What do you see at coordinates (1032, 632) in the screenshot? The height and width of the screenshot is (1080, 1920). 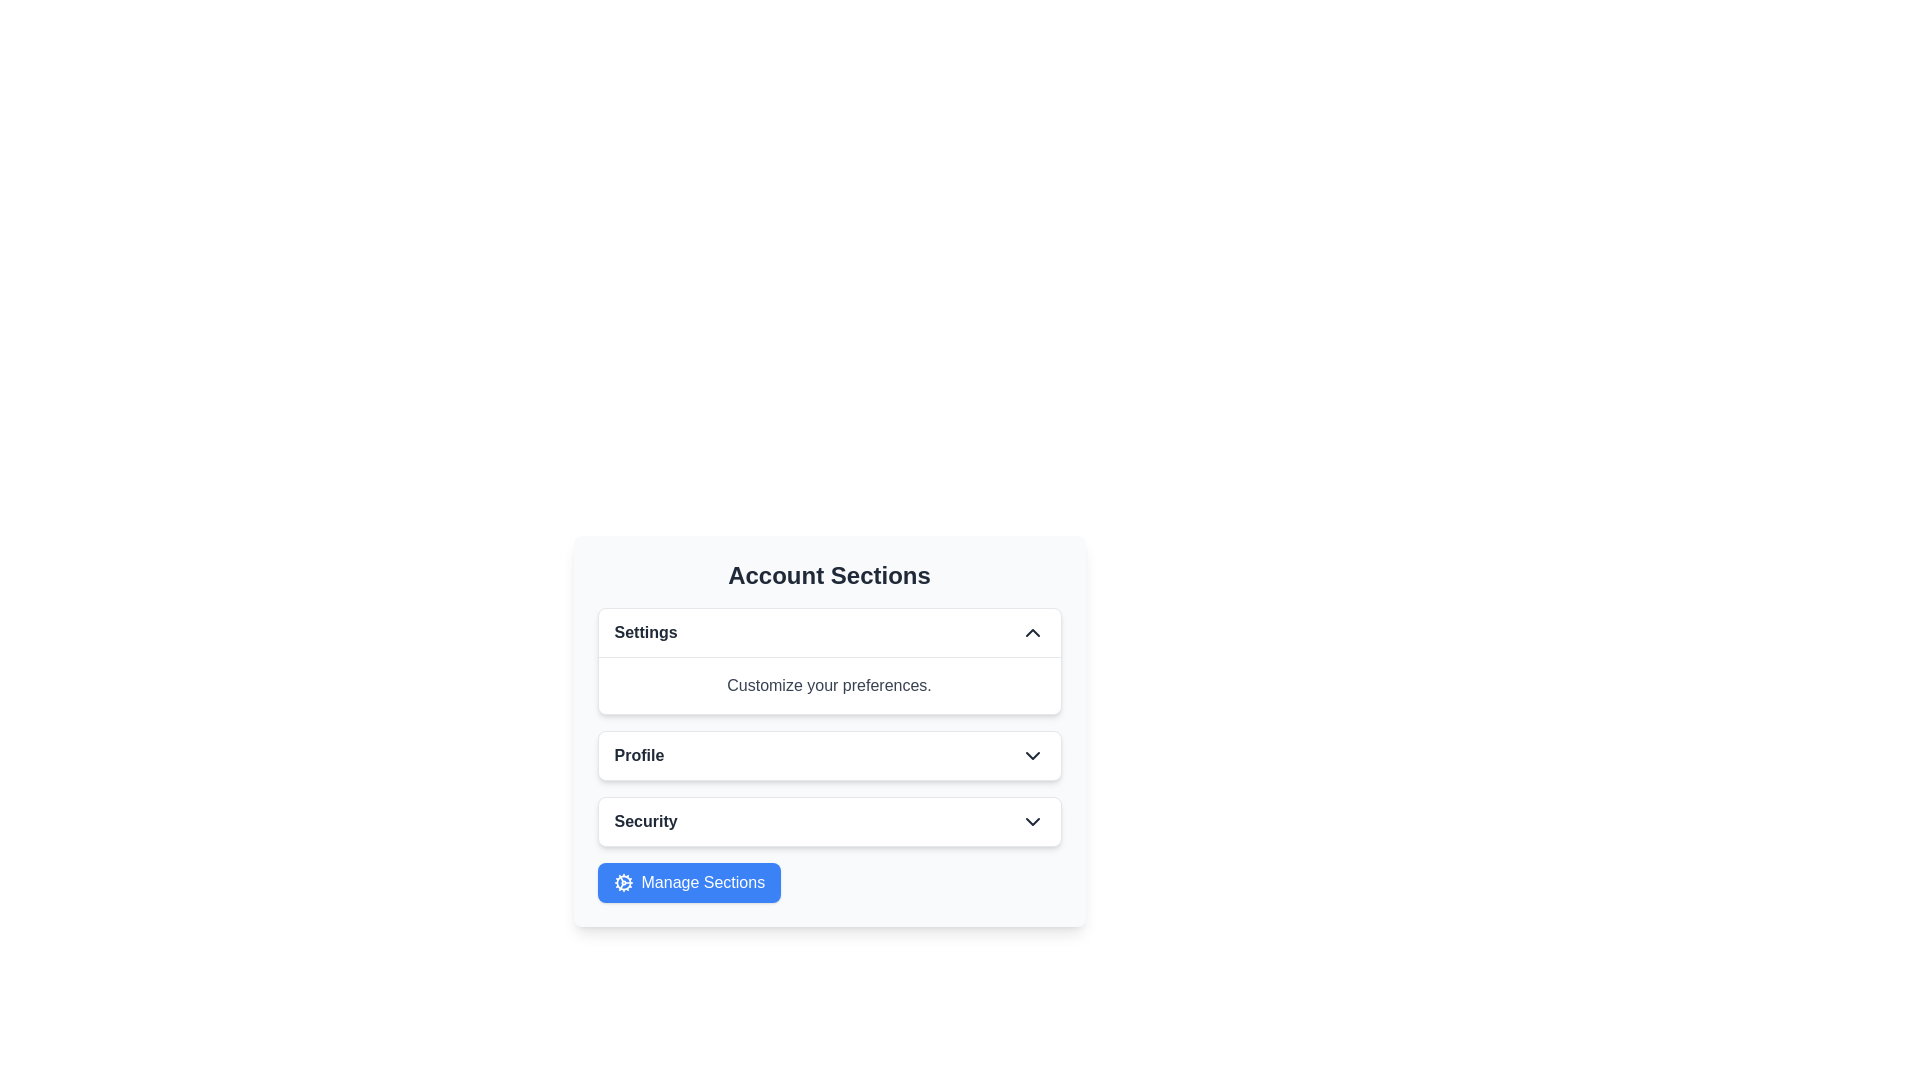 I see `the chevron icon in the 'Settings' section, which is used to expand or collapse the associated content` at bounding box center [1032, 632].